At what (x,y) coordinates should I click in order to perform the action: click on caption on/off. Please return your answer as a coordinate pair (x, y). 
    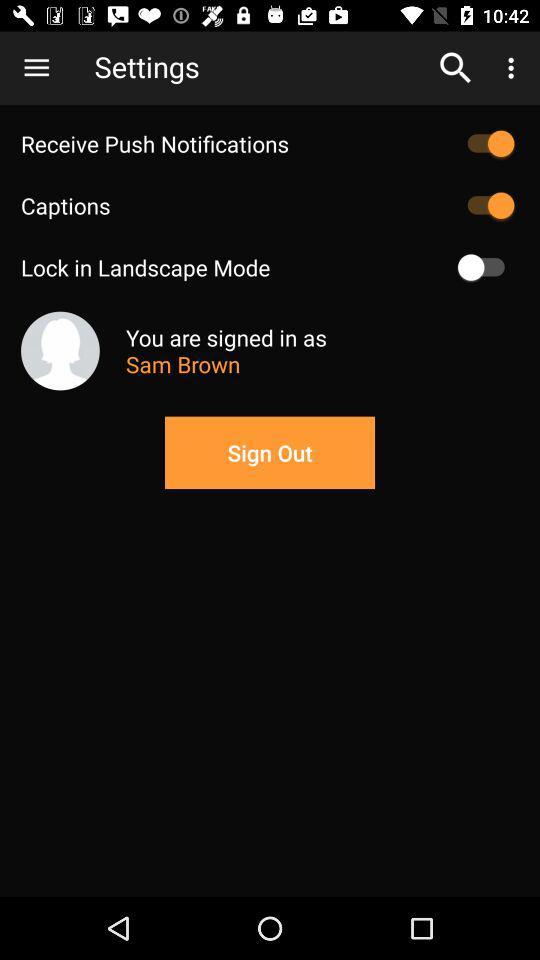
    Looking at the image, I should click on (485, 205).